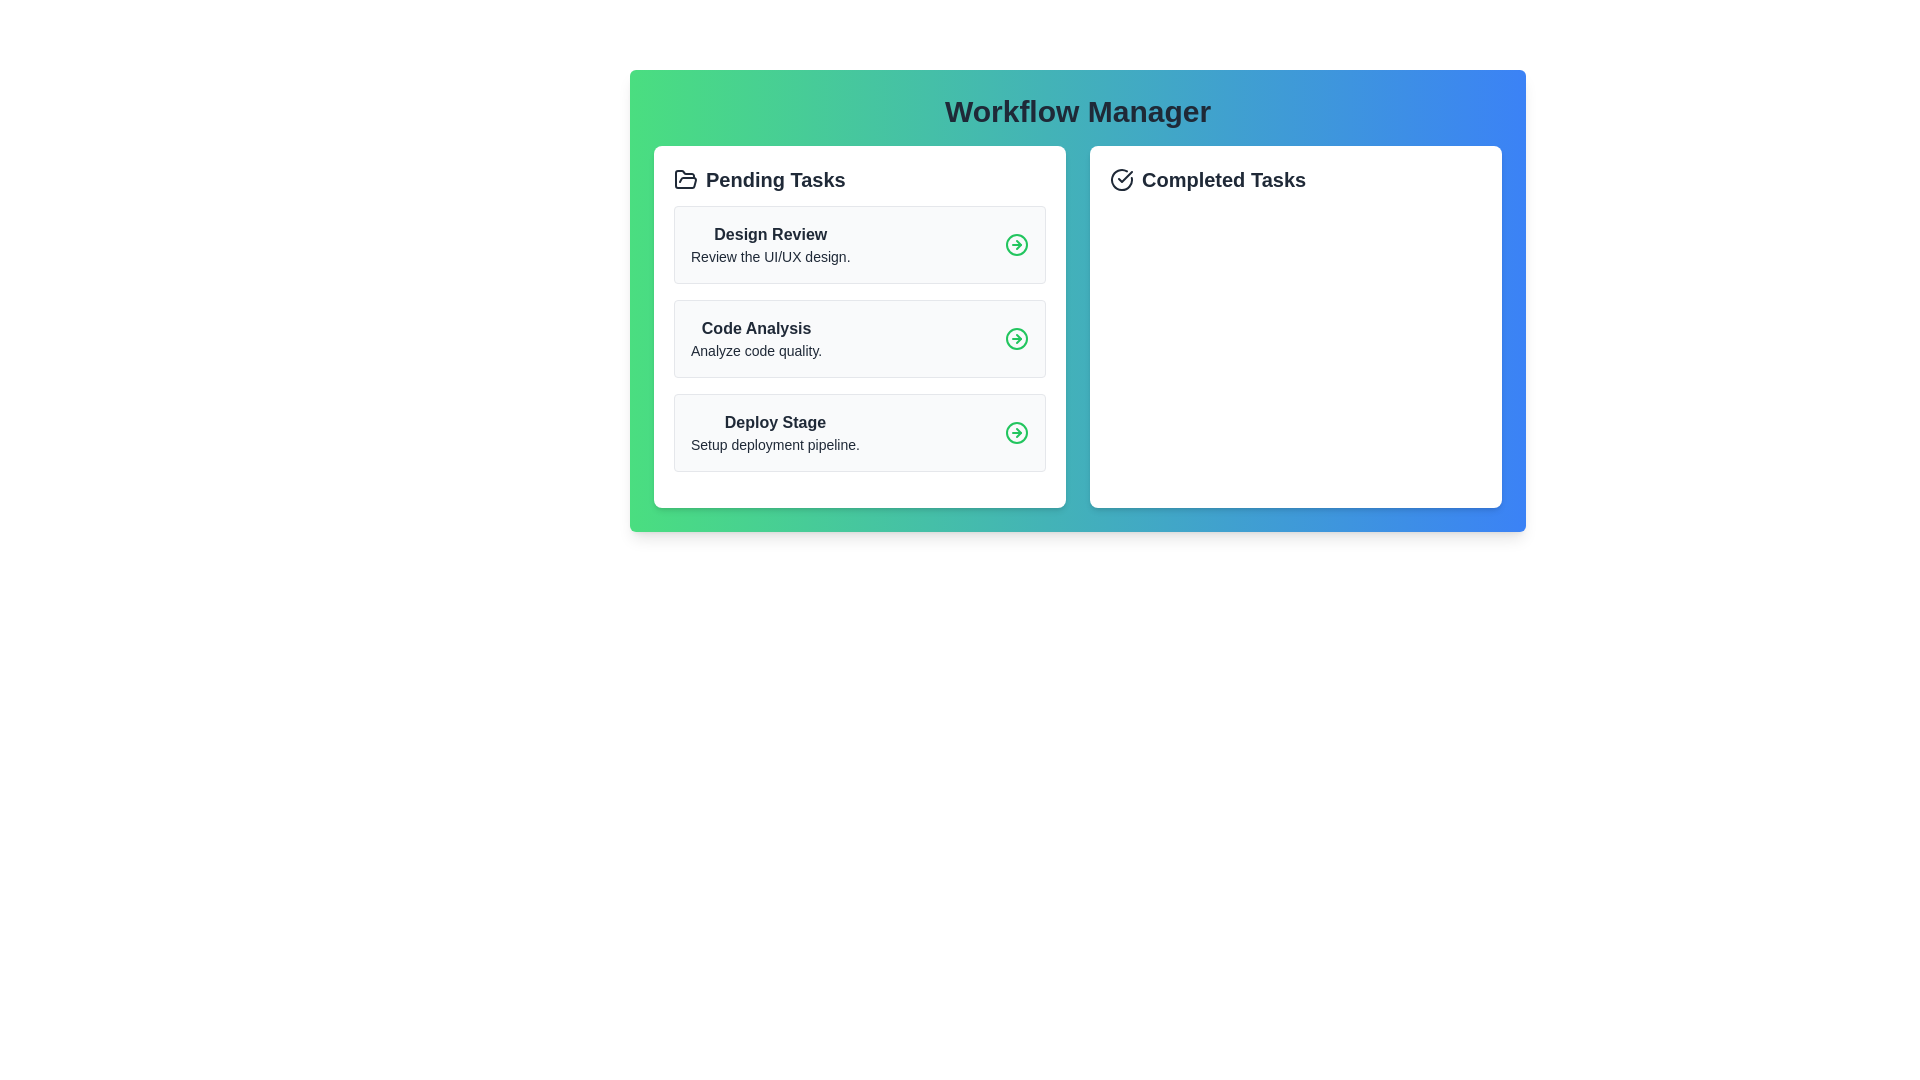 Image resolution: width=1920 pixels, height=1080 pixels. What do you see at coordinates (769, 256) in the screenshot?
I see `descriptive text located directly beneath the bolded heading 'Design Review' in the first task card under the 'Pending Tasks' section` at bounding box center [769, 256].